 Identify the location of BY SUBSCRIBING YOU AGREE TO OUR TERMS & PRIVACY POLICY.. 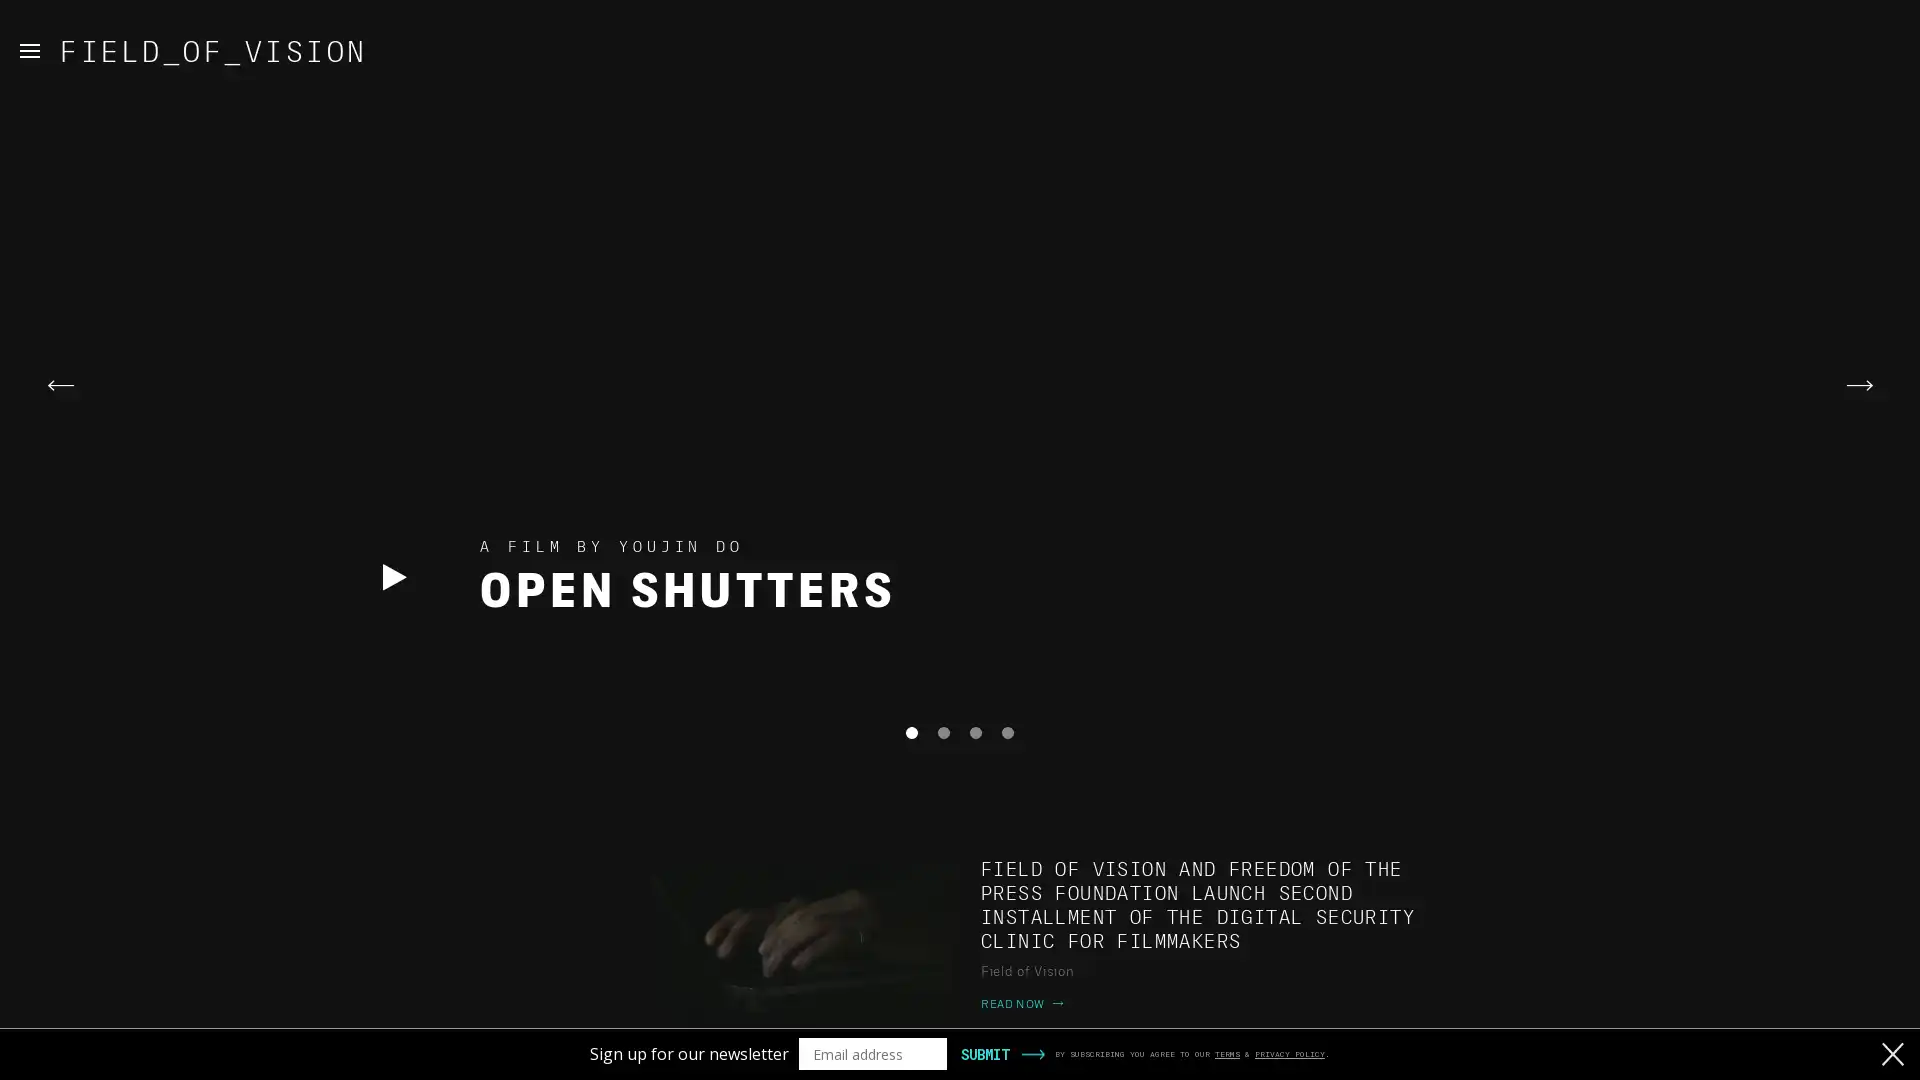
(1192, 1052).